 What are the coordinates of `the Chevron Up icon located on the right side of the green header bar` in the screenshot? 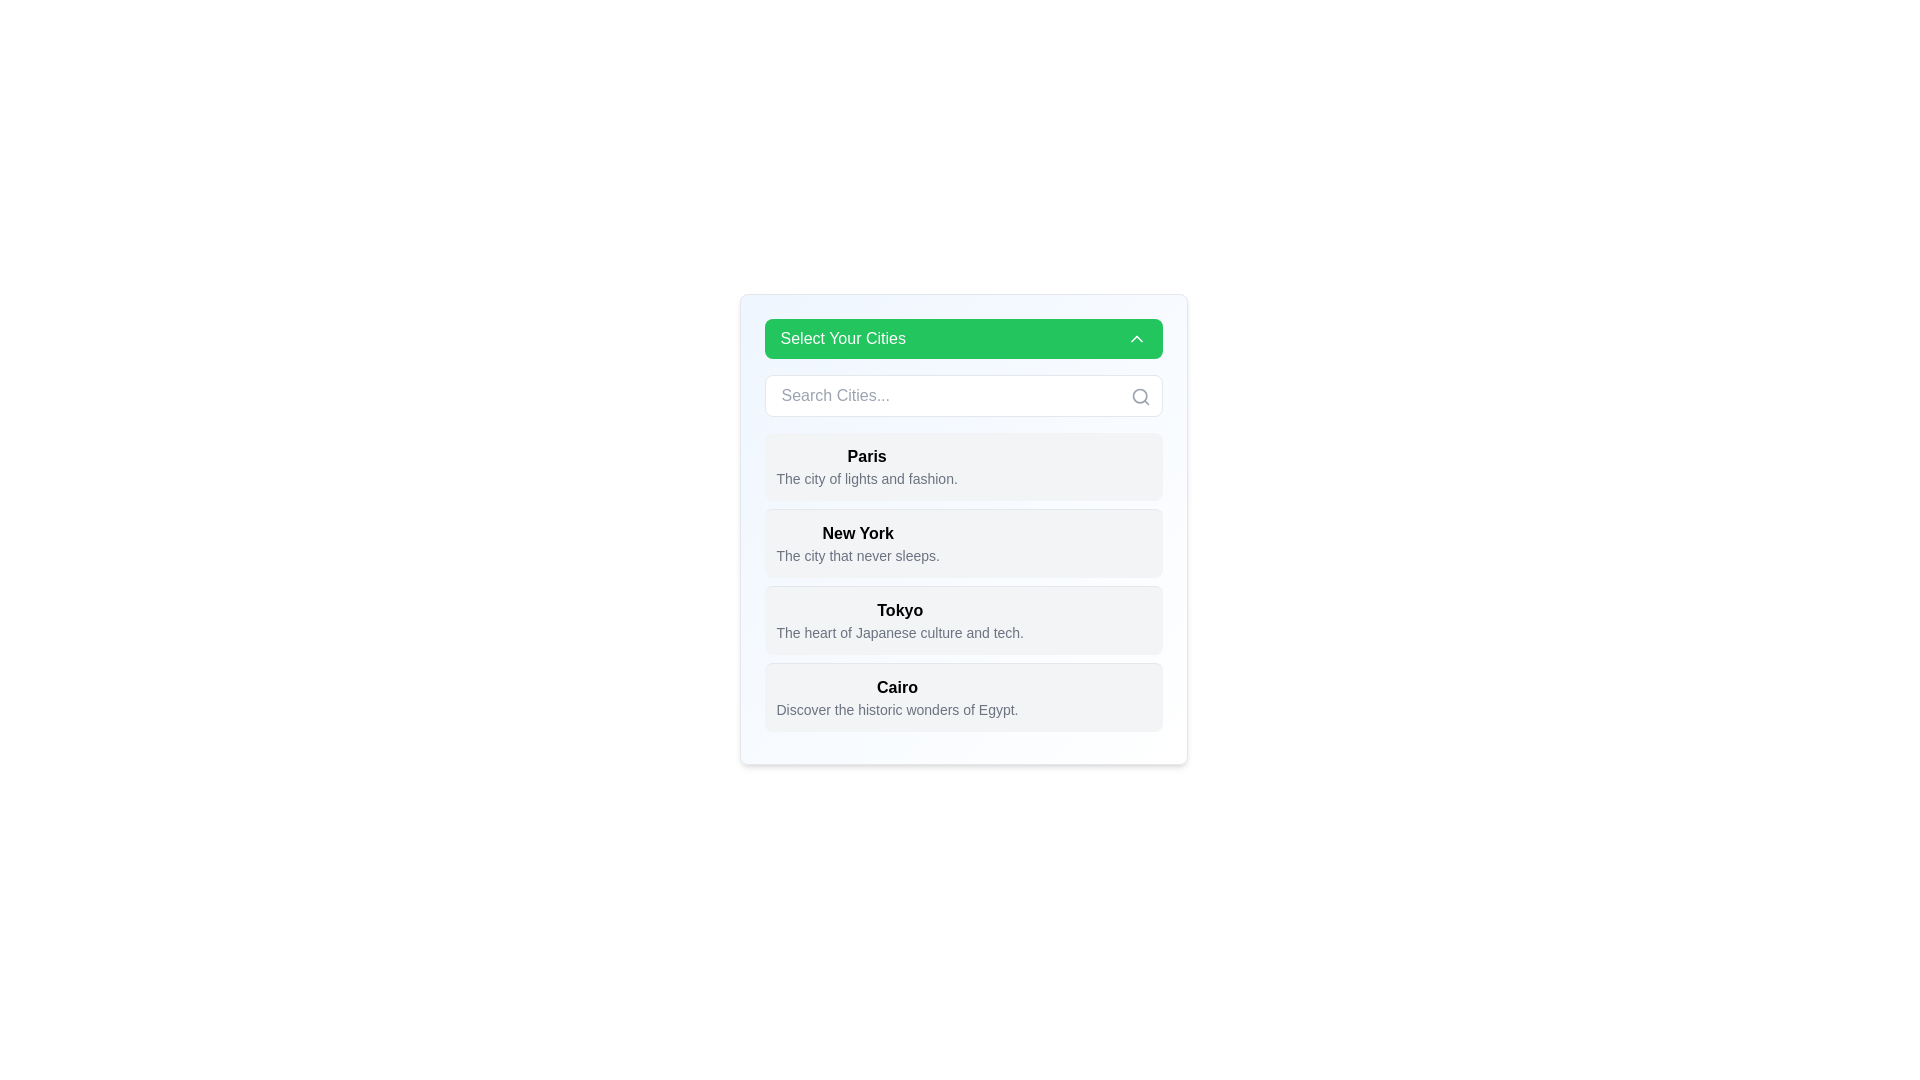 It's located at (1136, 338).